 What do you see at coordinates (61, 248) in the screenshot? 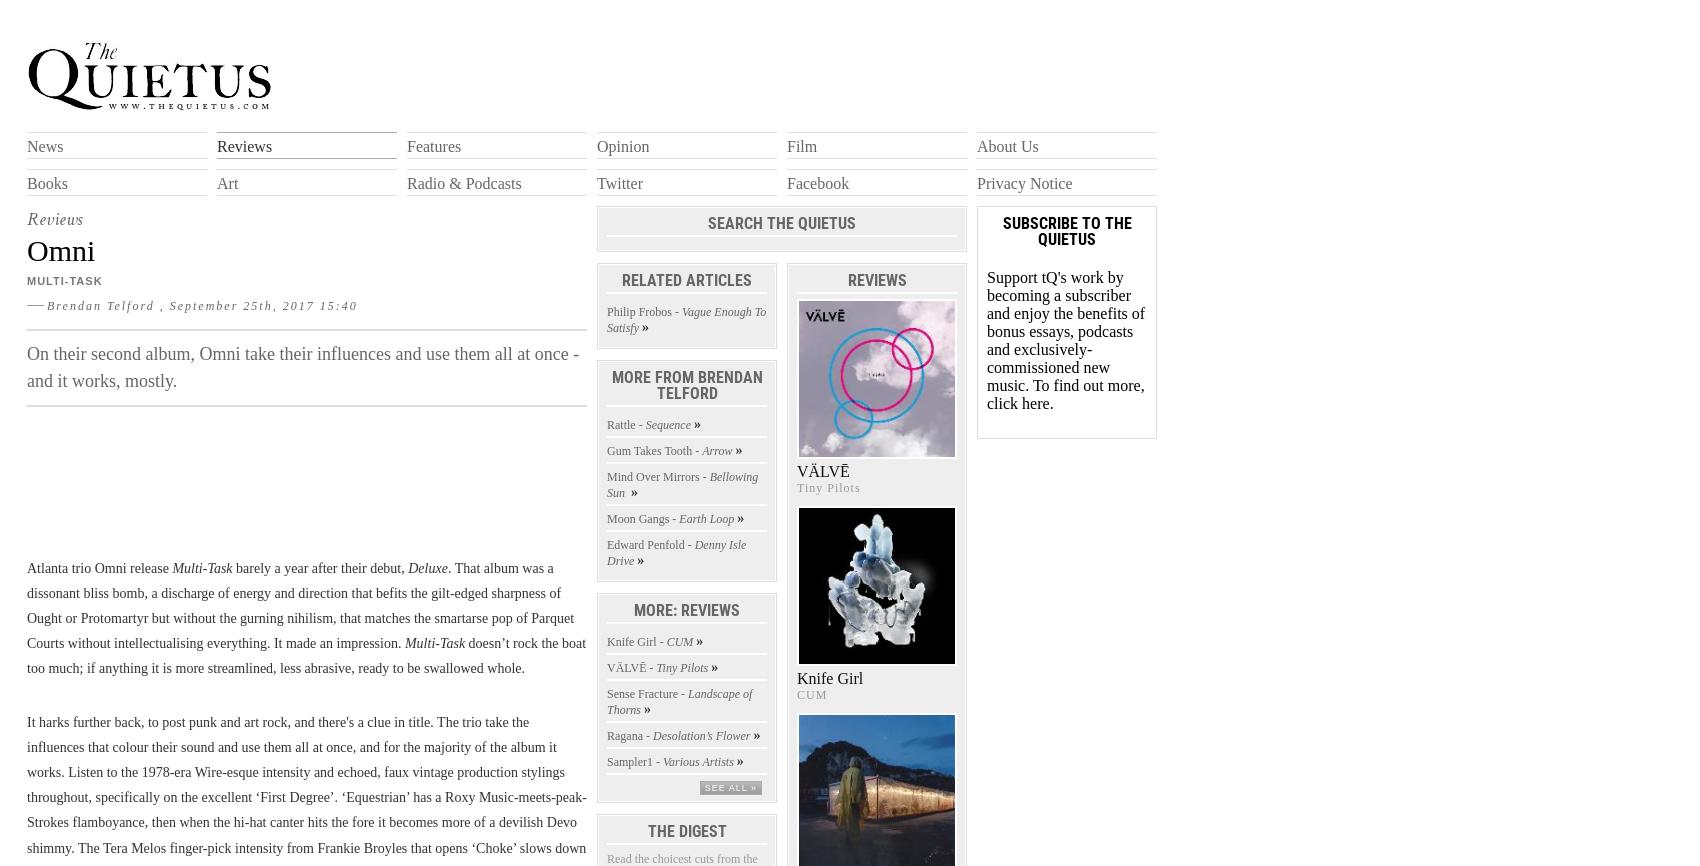
I see `'Omni'` at bounding box center [61, 248].